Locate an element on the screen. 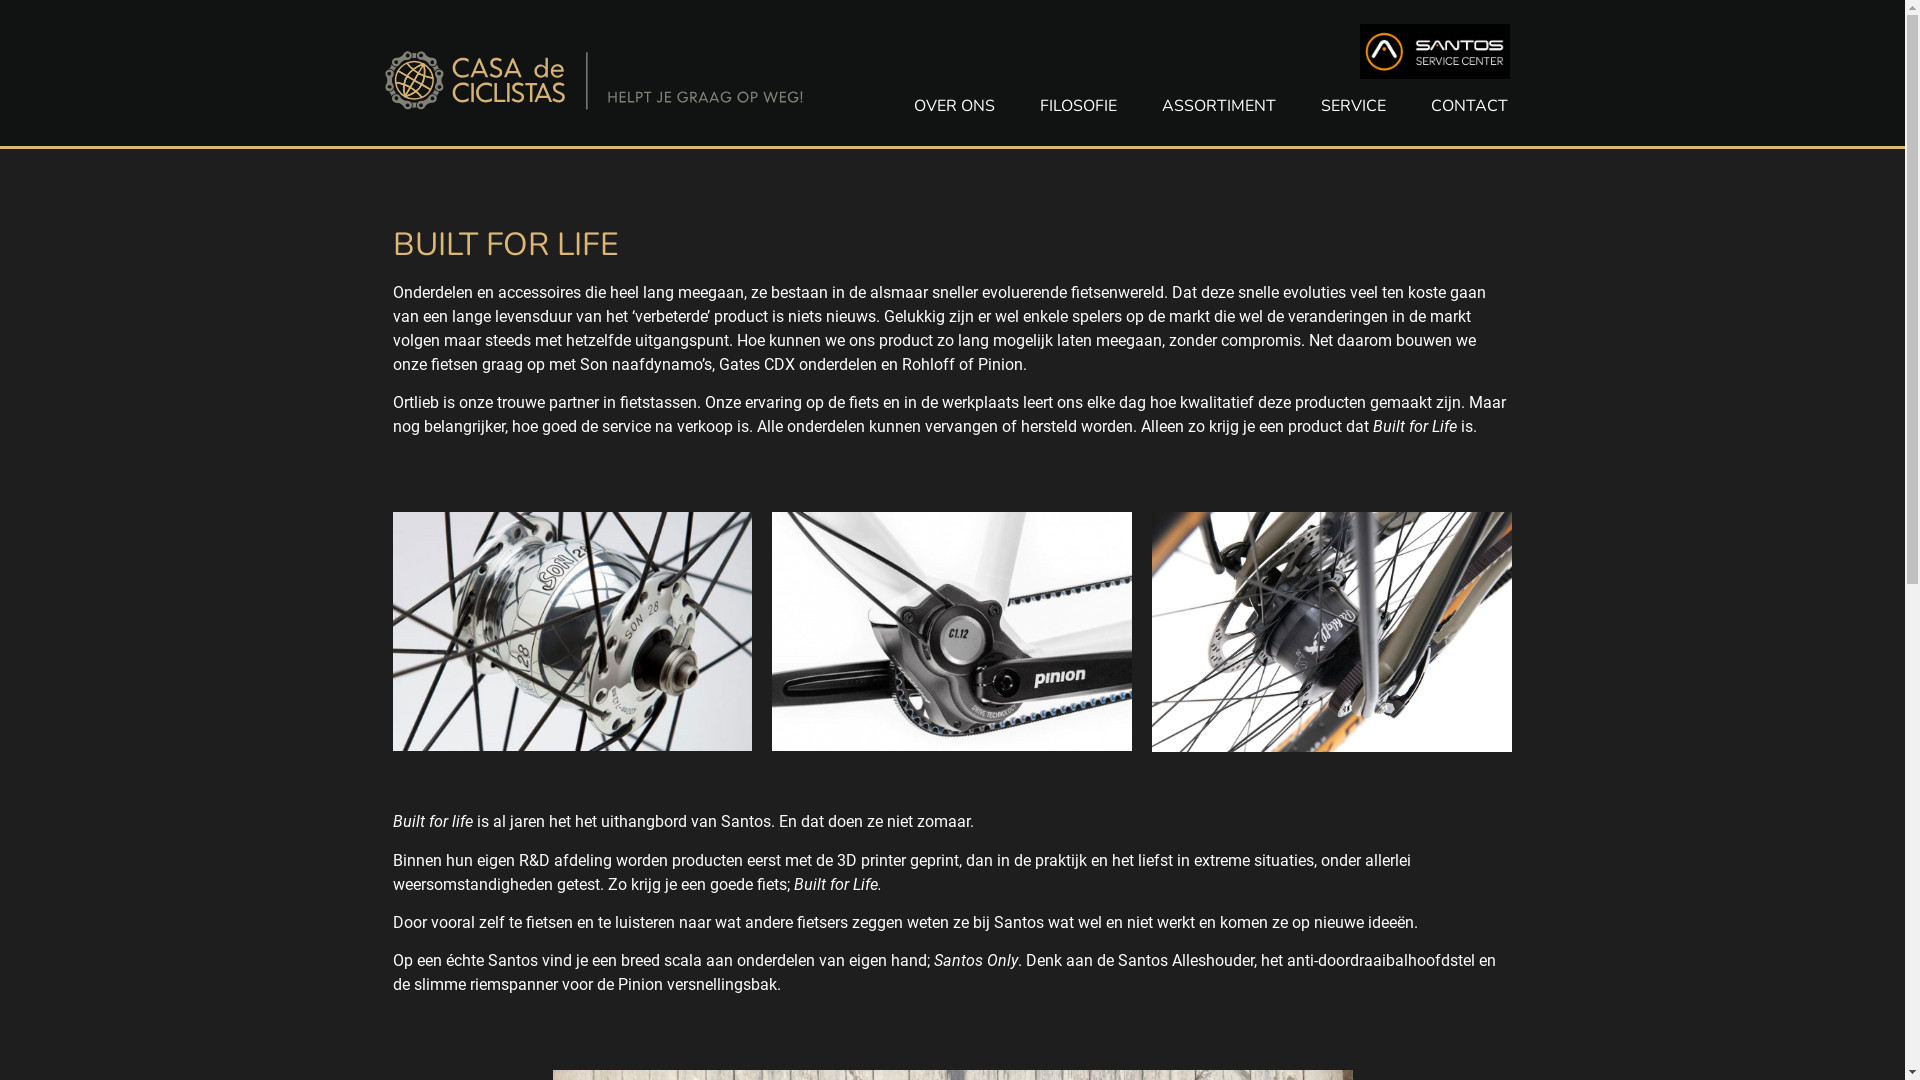 The image size is (1920, 1080). 'ASSORTIMENT' is located at coordinates (1217, 105).